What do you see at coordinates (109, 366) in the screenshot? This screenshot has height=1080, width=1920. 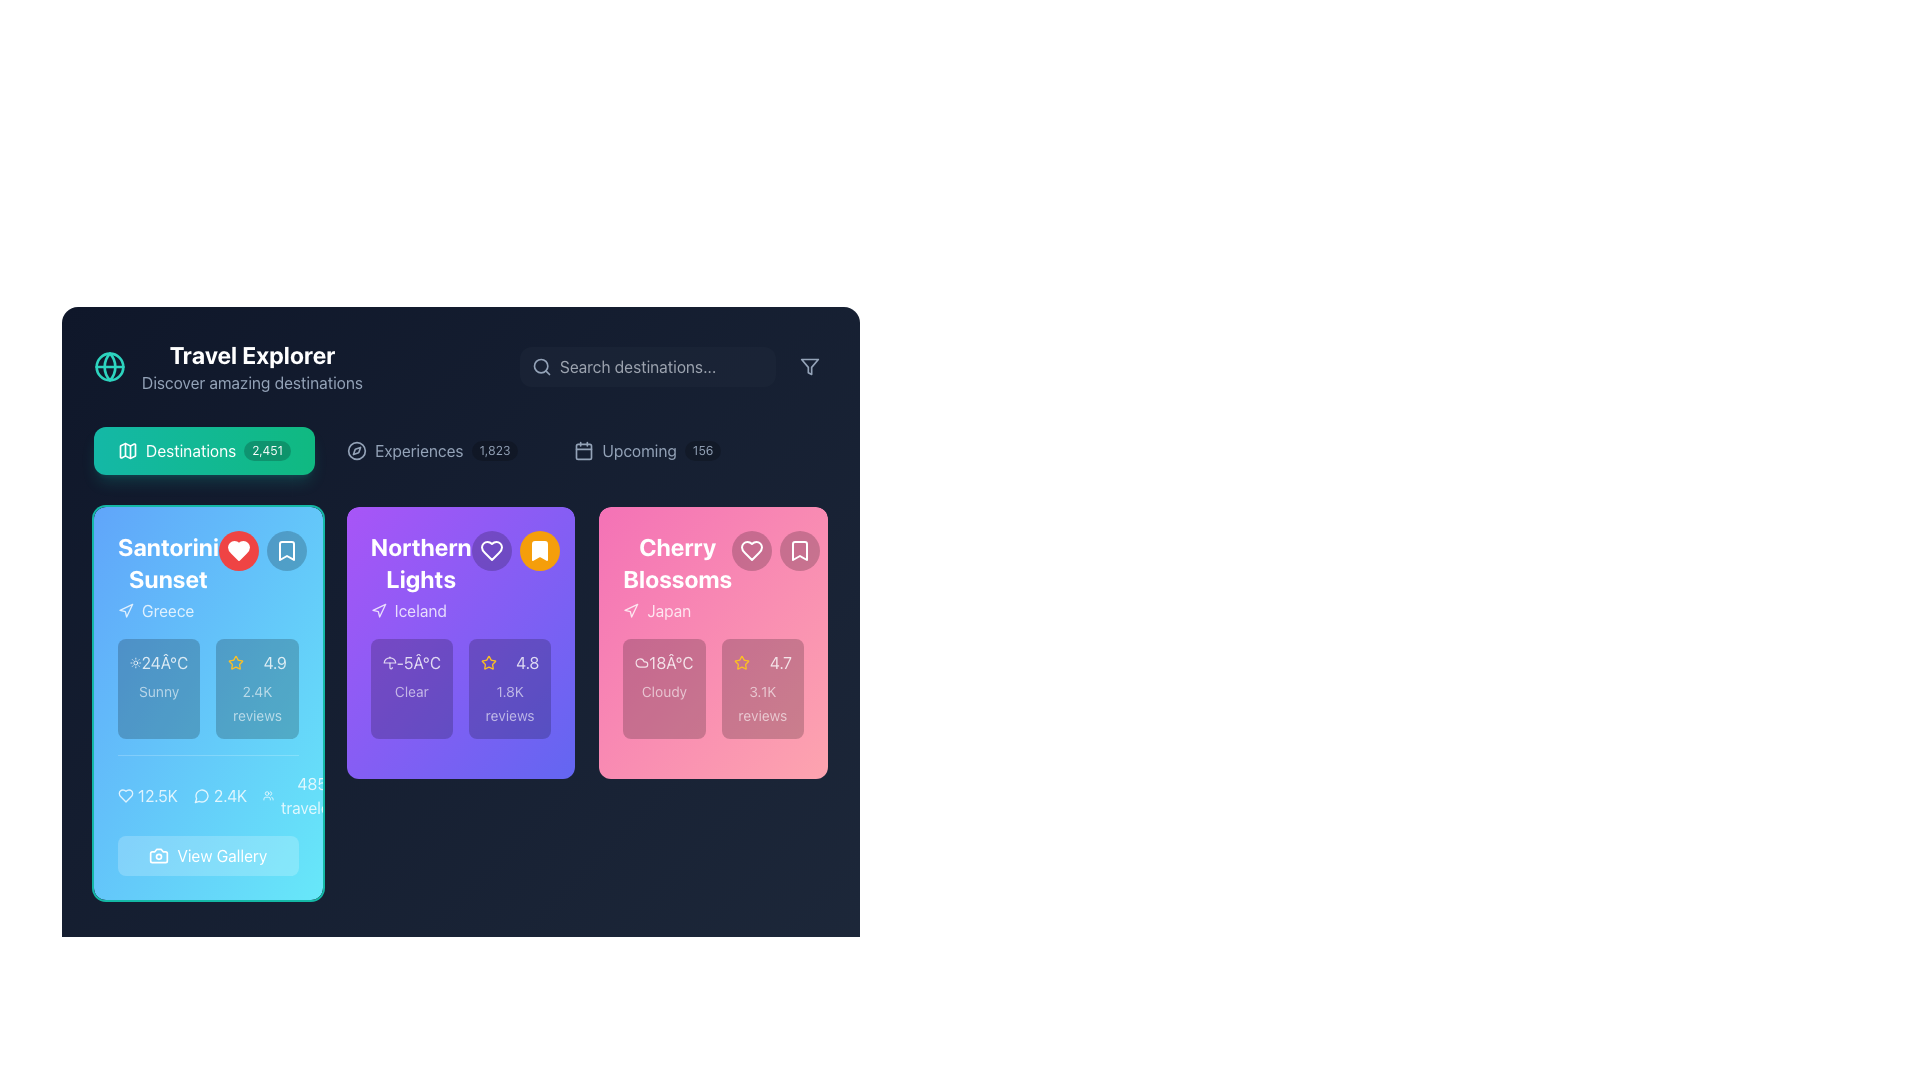 I see `the decorative circle SVG graphic element located at the center of the globe icon, which is positioned to the left of the 'Travel Explorer' title in the application's header` at bounding box center [109, 366].